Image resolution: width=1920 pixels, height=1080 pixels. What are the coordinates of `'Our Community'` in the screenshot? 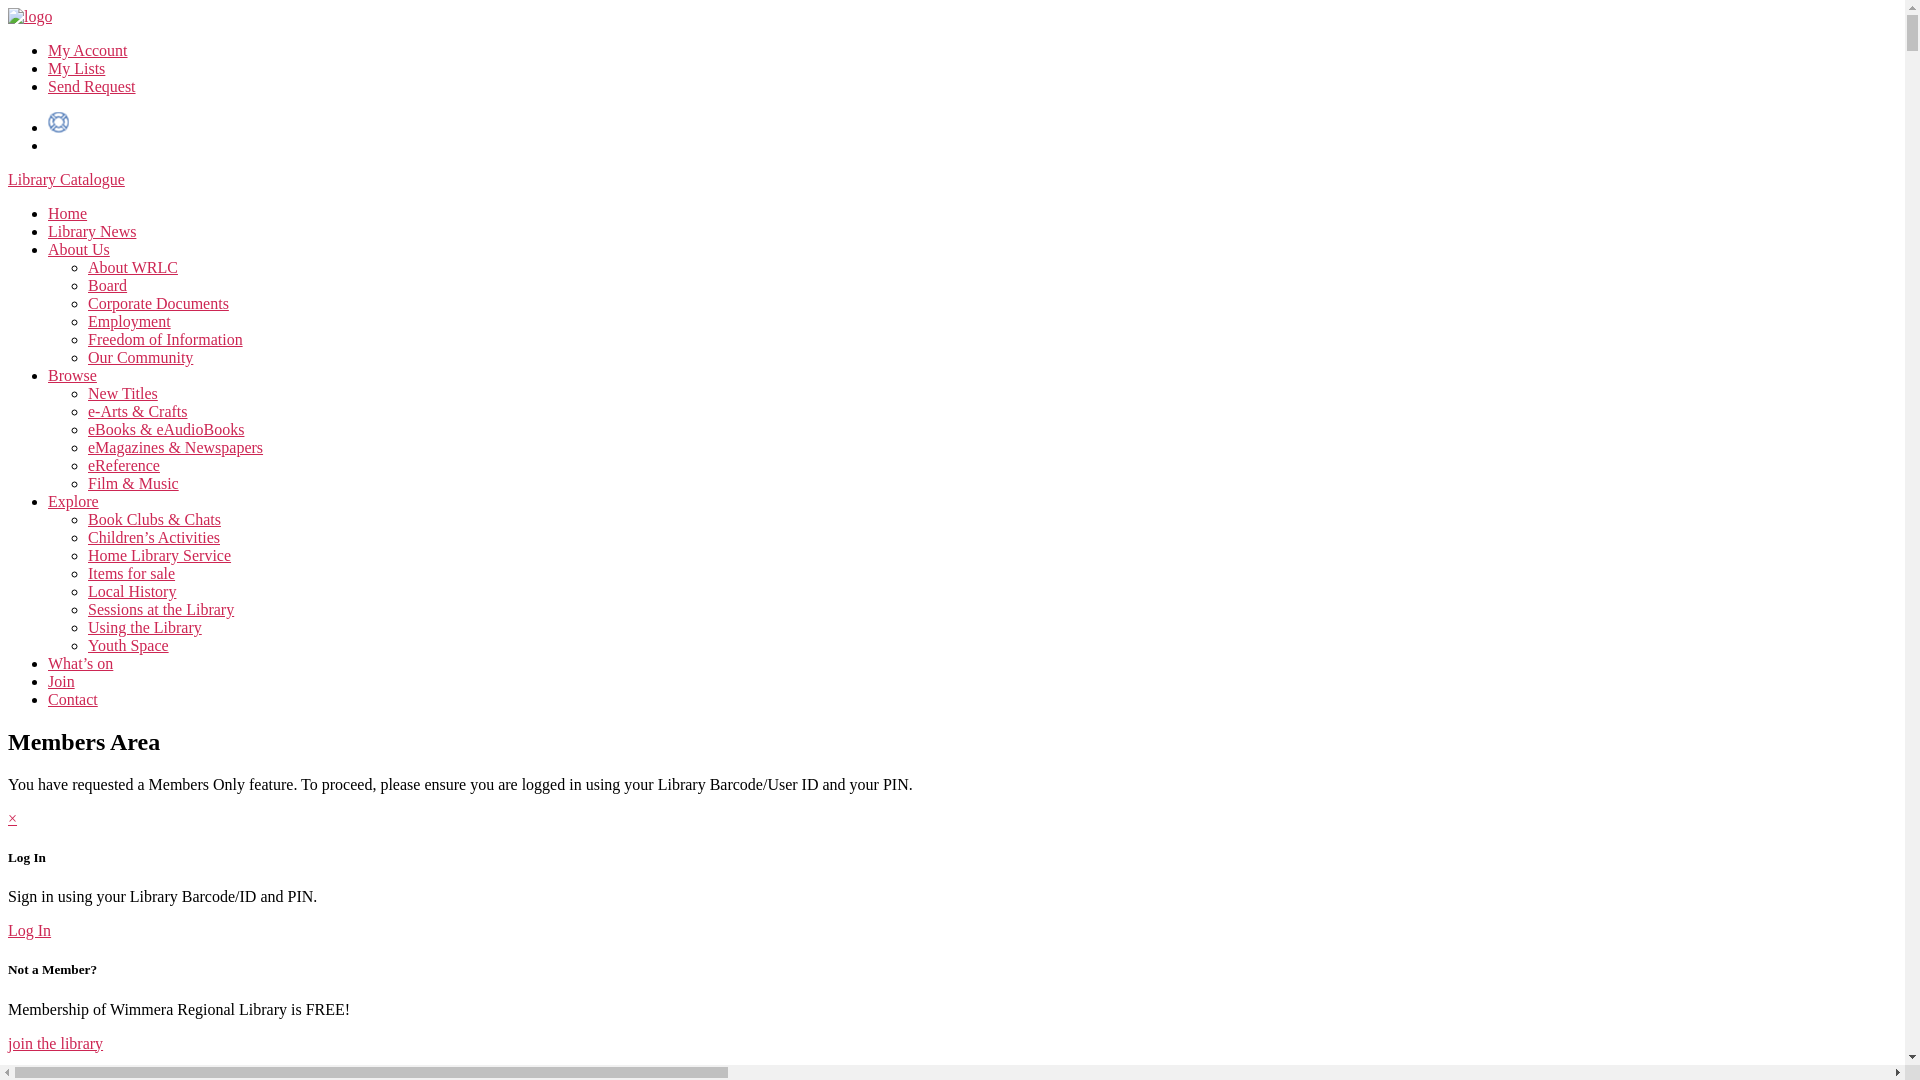 It's located at (139, 356).